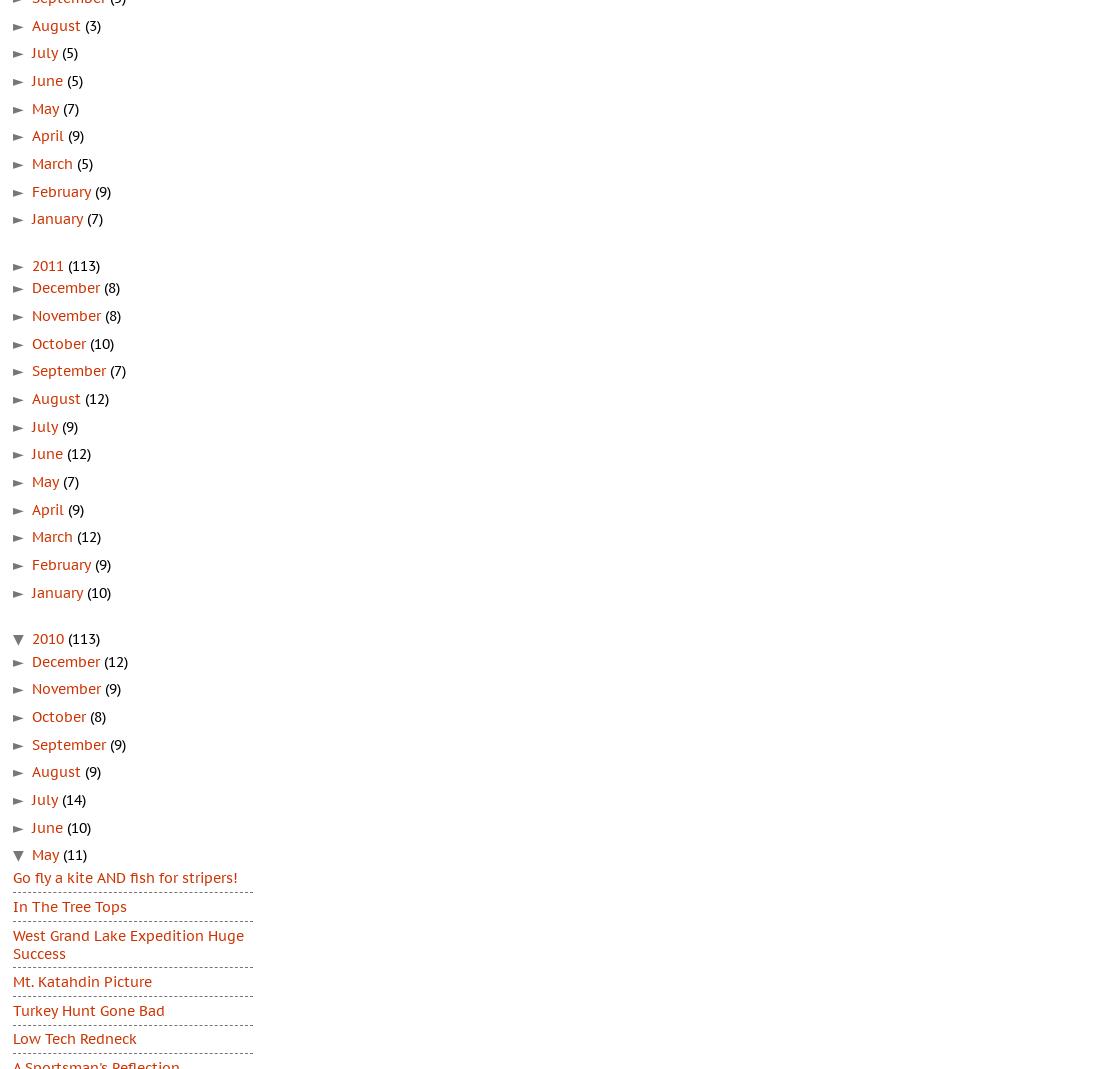  Describe the element at coordinates (75, 854) in the screenshot. I see `'(11)'` at that location.